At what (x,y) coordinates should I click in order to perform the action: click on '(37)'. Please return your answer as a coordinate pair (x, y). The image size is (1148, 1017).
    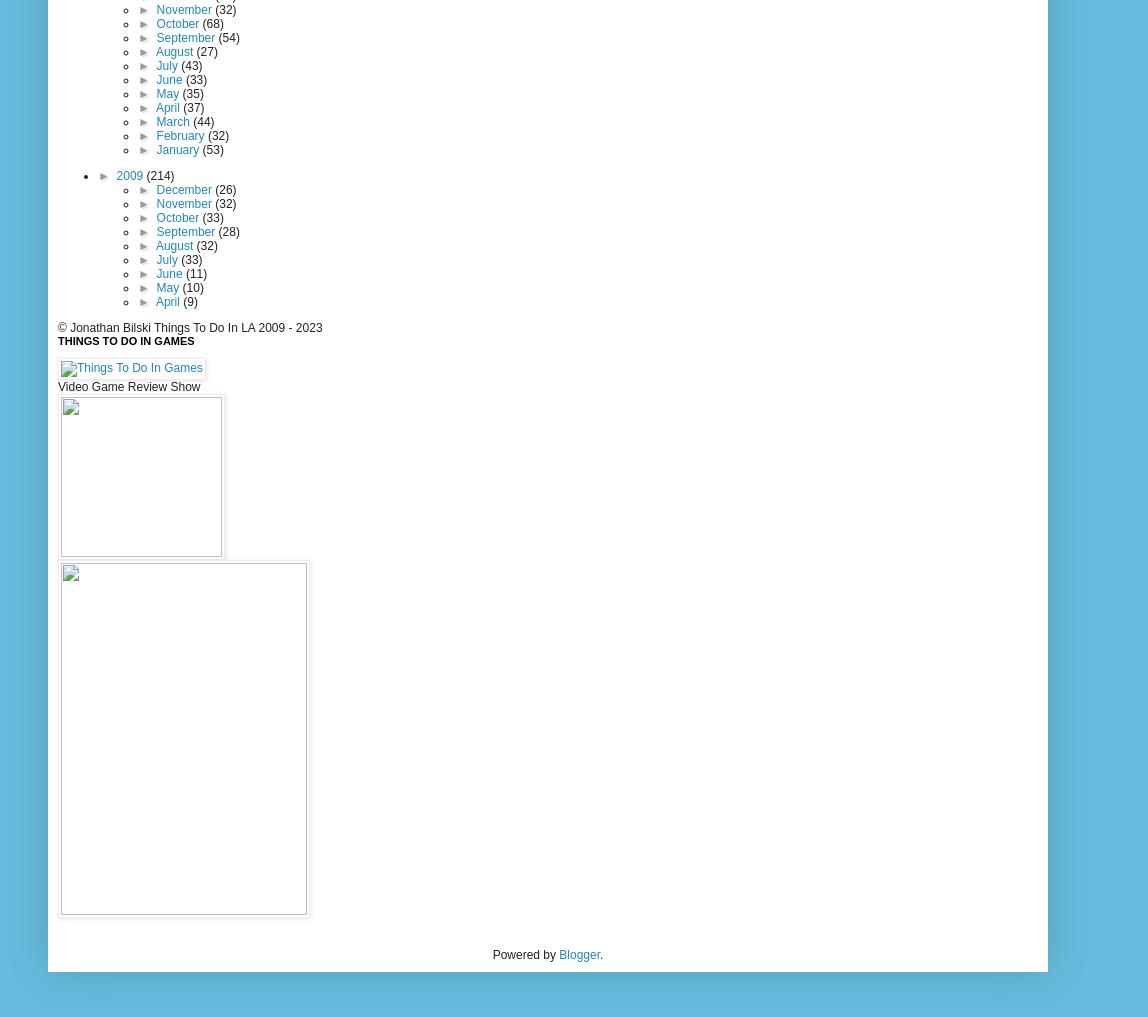
    Looking at the image, I should click on (193, 106).